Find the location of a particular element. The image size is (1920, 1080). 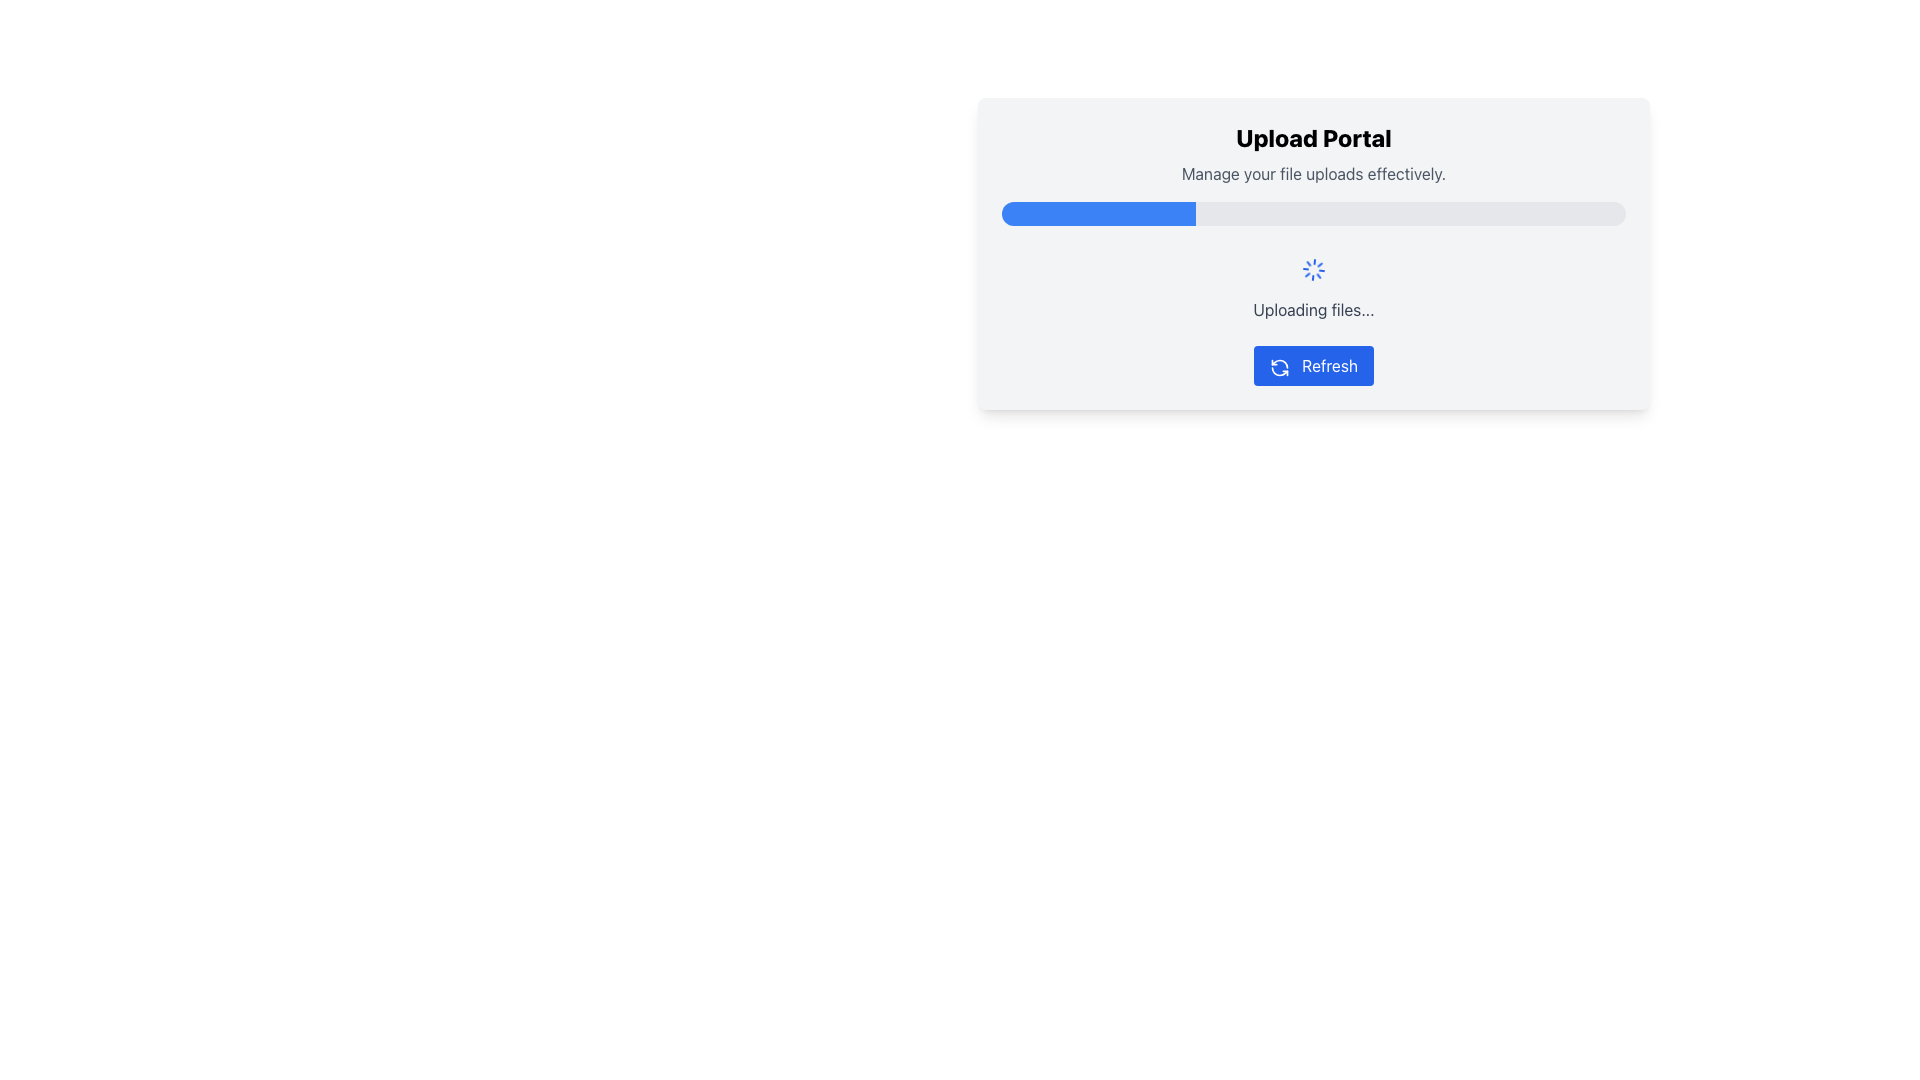

the Loader animation icon to understand the ongoing upload process state is located at coordinates (1314, 270).